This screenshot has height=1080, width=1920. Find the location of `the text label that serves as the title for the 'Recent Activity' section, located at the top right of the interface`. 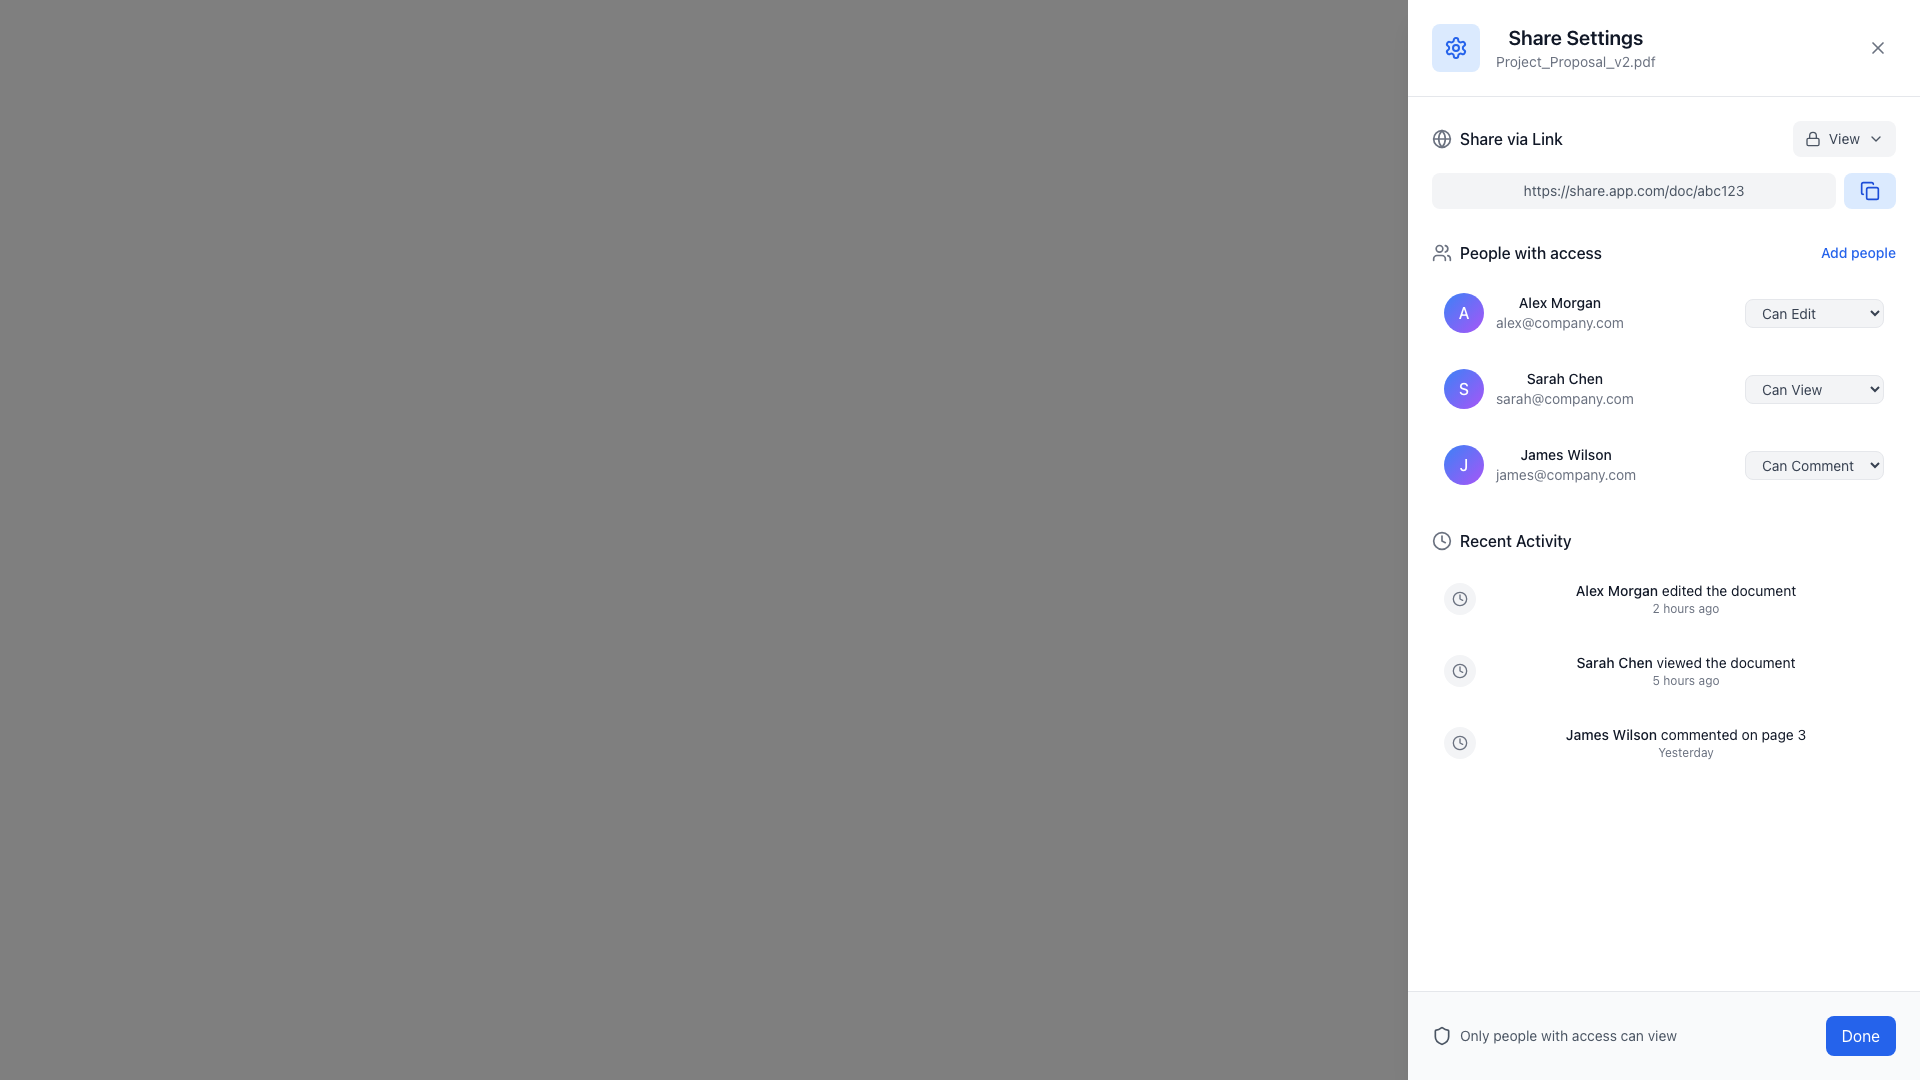

the text label that serves as the title for the 'Recent Activity' section, located at the top right of the interface is located at coordinates (1515, 540).